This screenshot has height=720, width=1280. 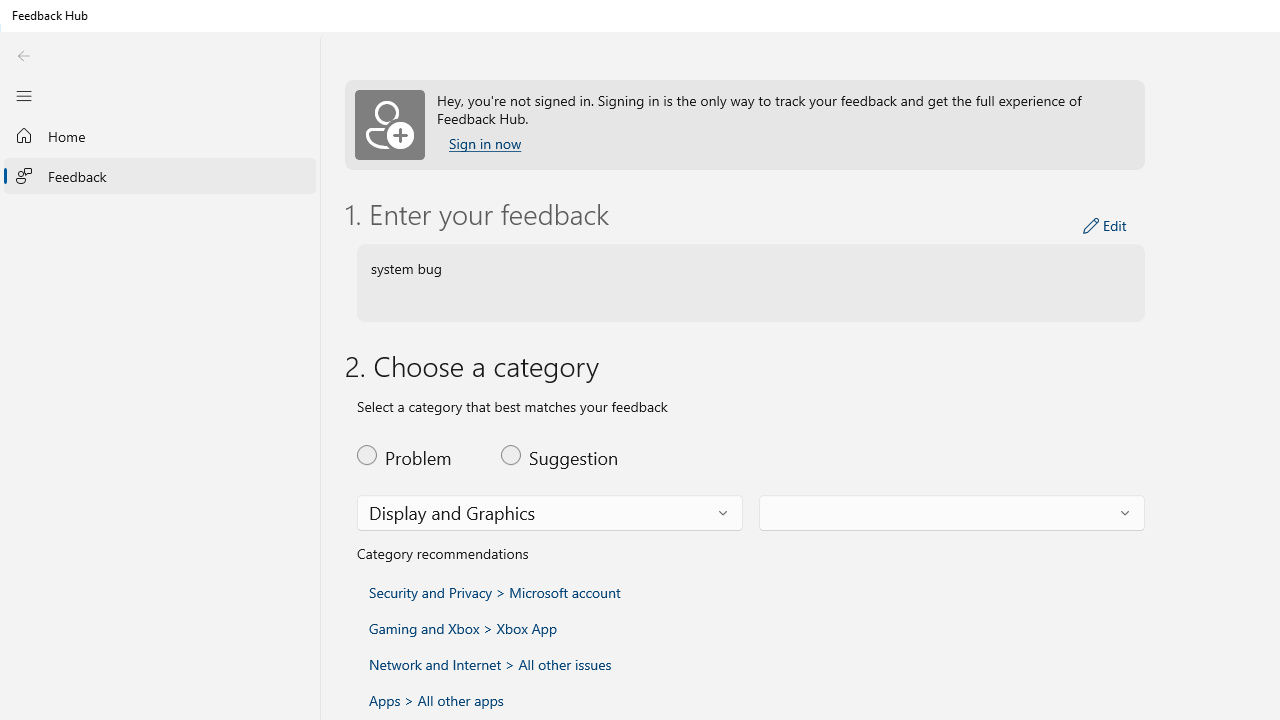 What do you see at coordinates (416, 455) in the screenshot?
I see `'Feedback type, Problem'` at bounding box center [416, 455].